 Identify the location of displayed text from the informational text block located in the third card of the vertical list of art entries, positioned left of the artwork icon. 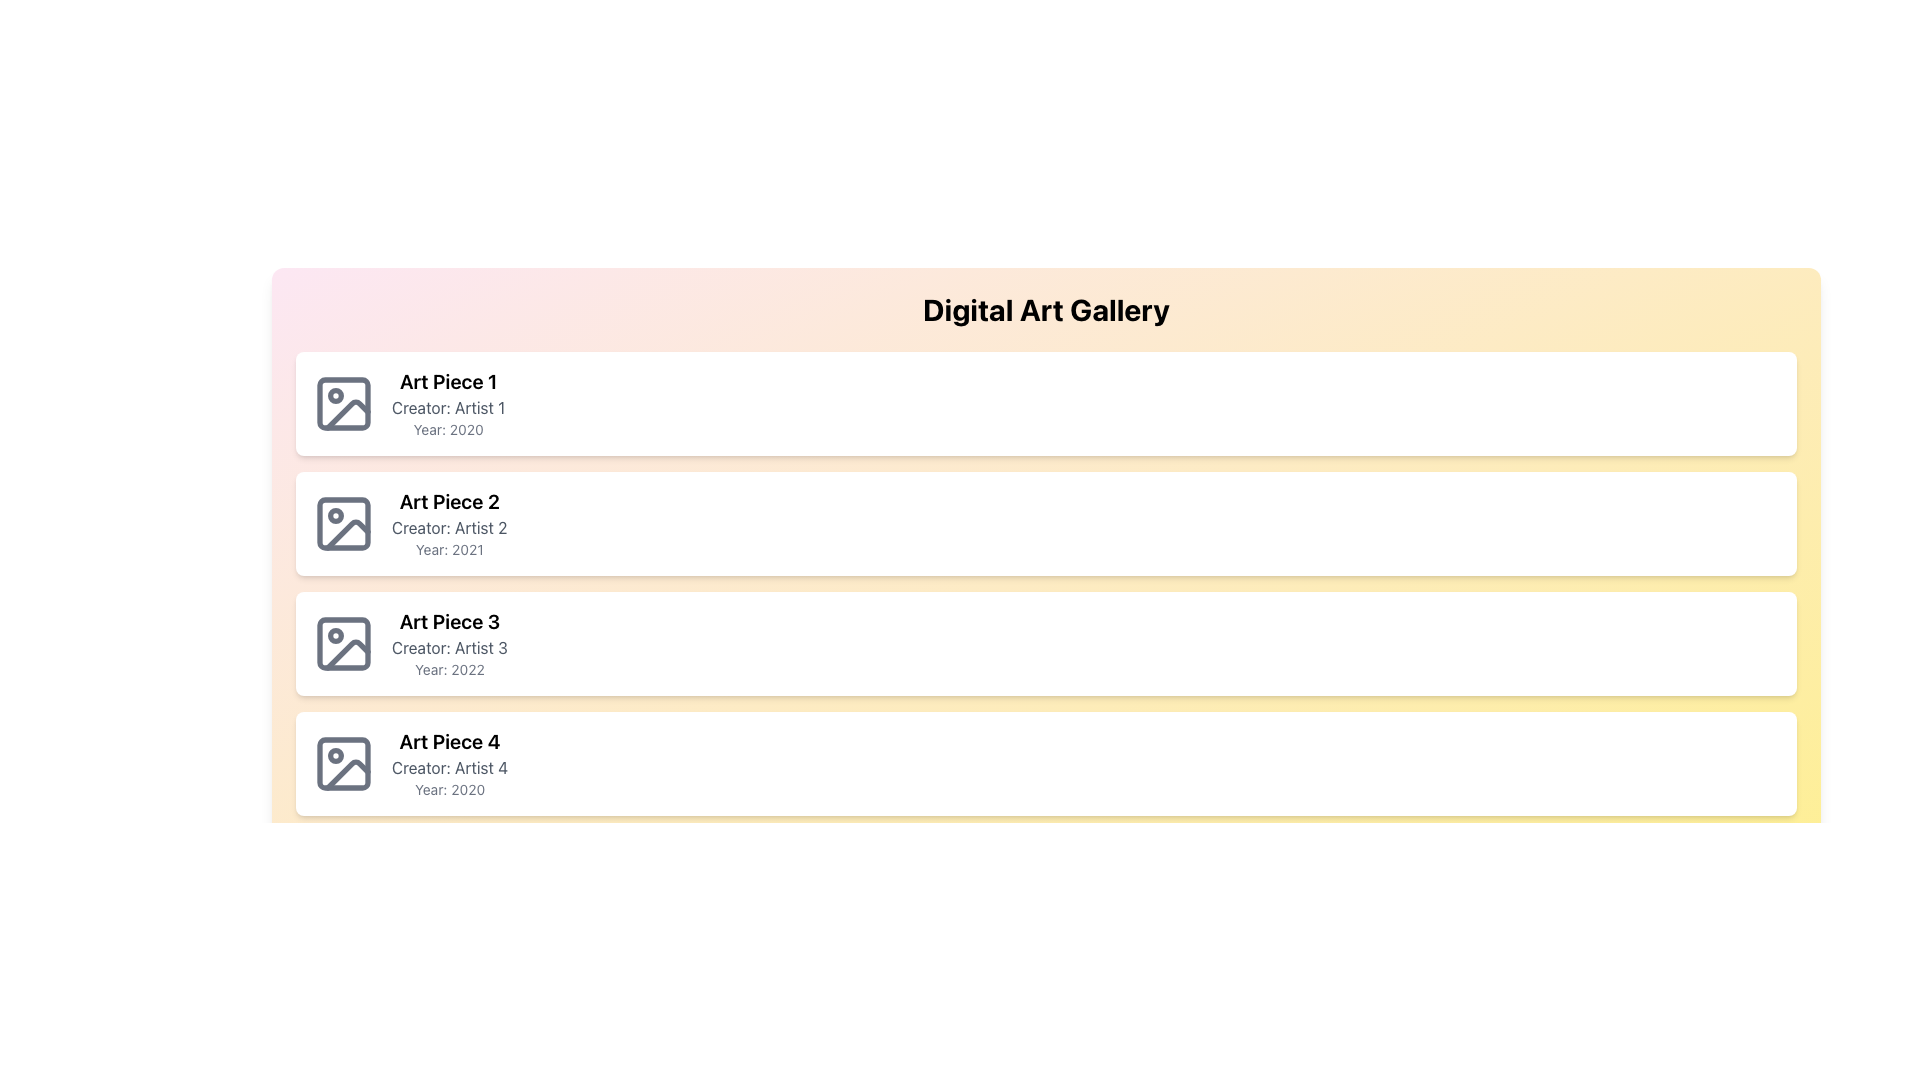
(448, 644).